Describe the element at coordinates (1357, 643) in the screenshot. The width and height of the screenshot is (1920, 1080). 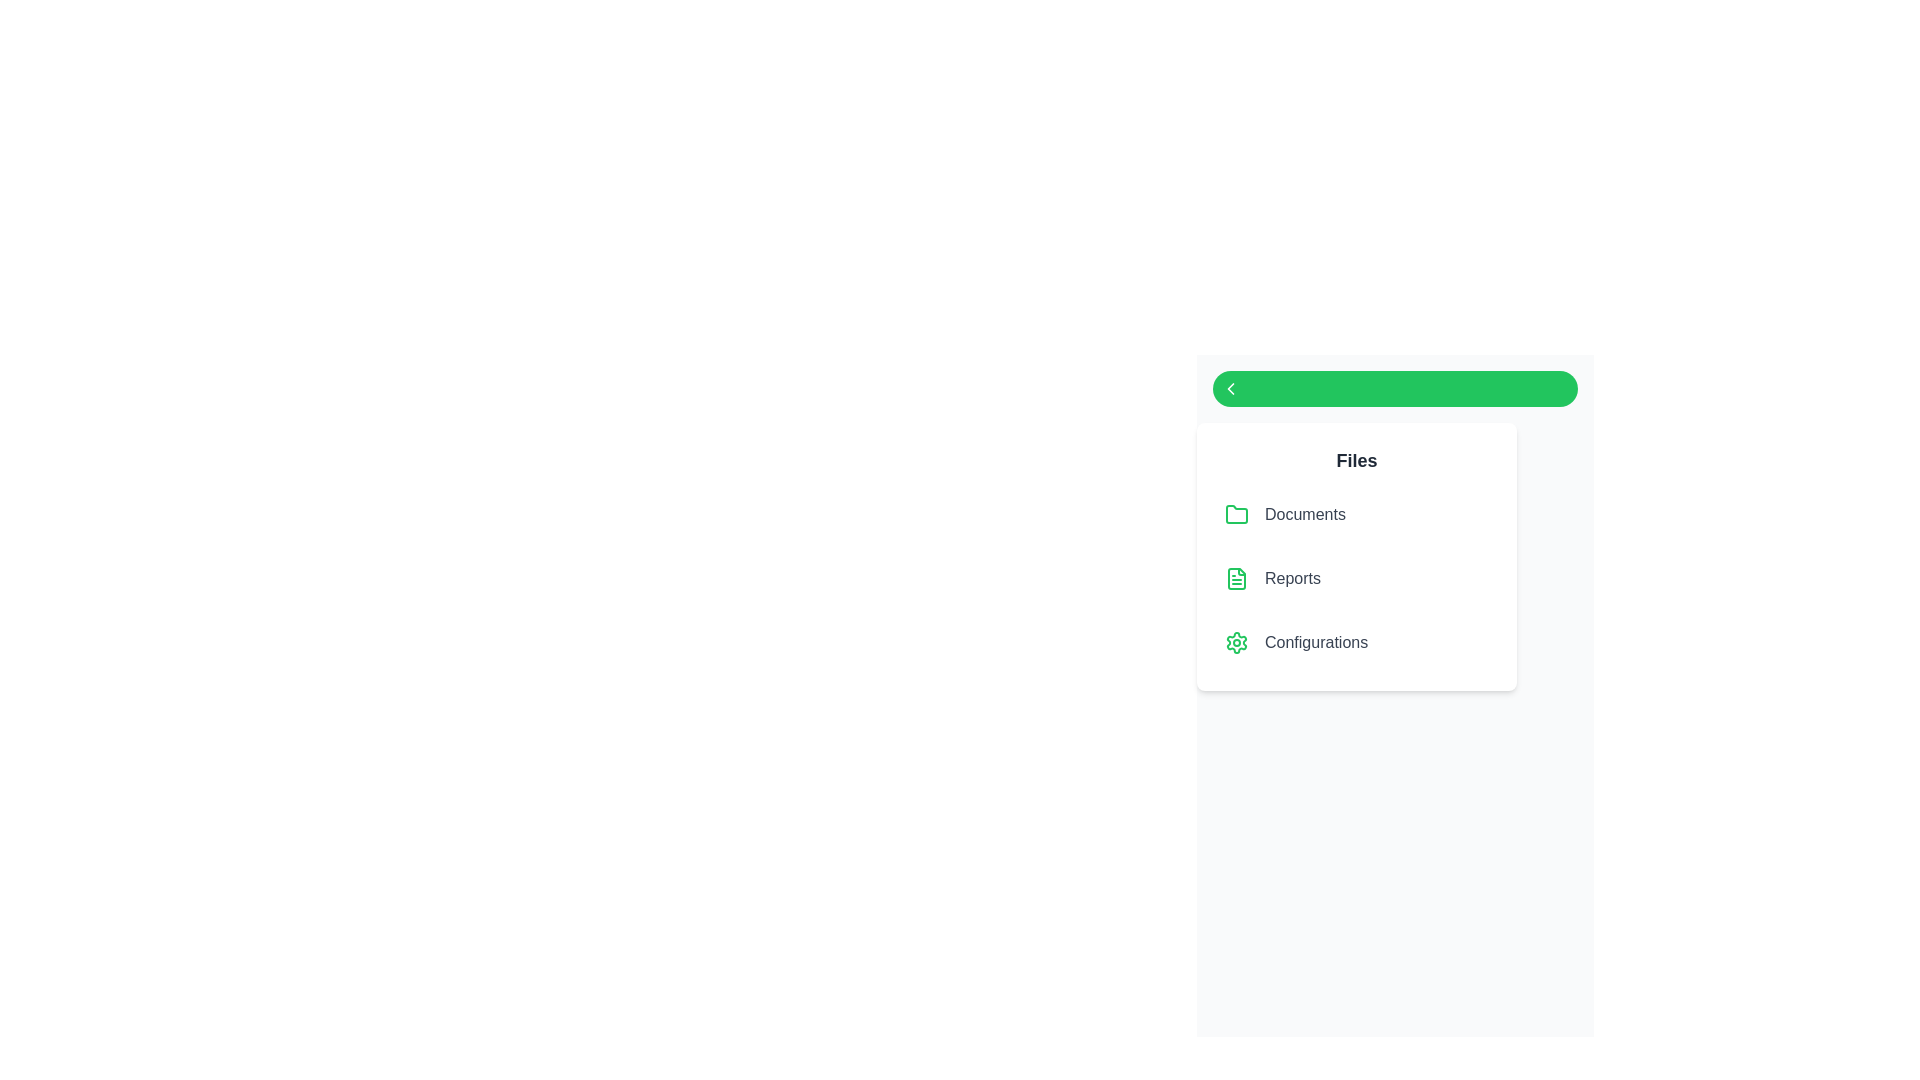
I see `the file item labeled 'Configurations' to highlight it` at that location.